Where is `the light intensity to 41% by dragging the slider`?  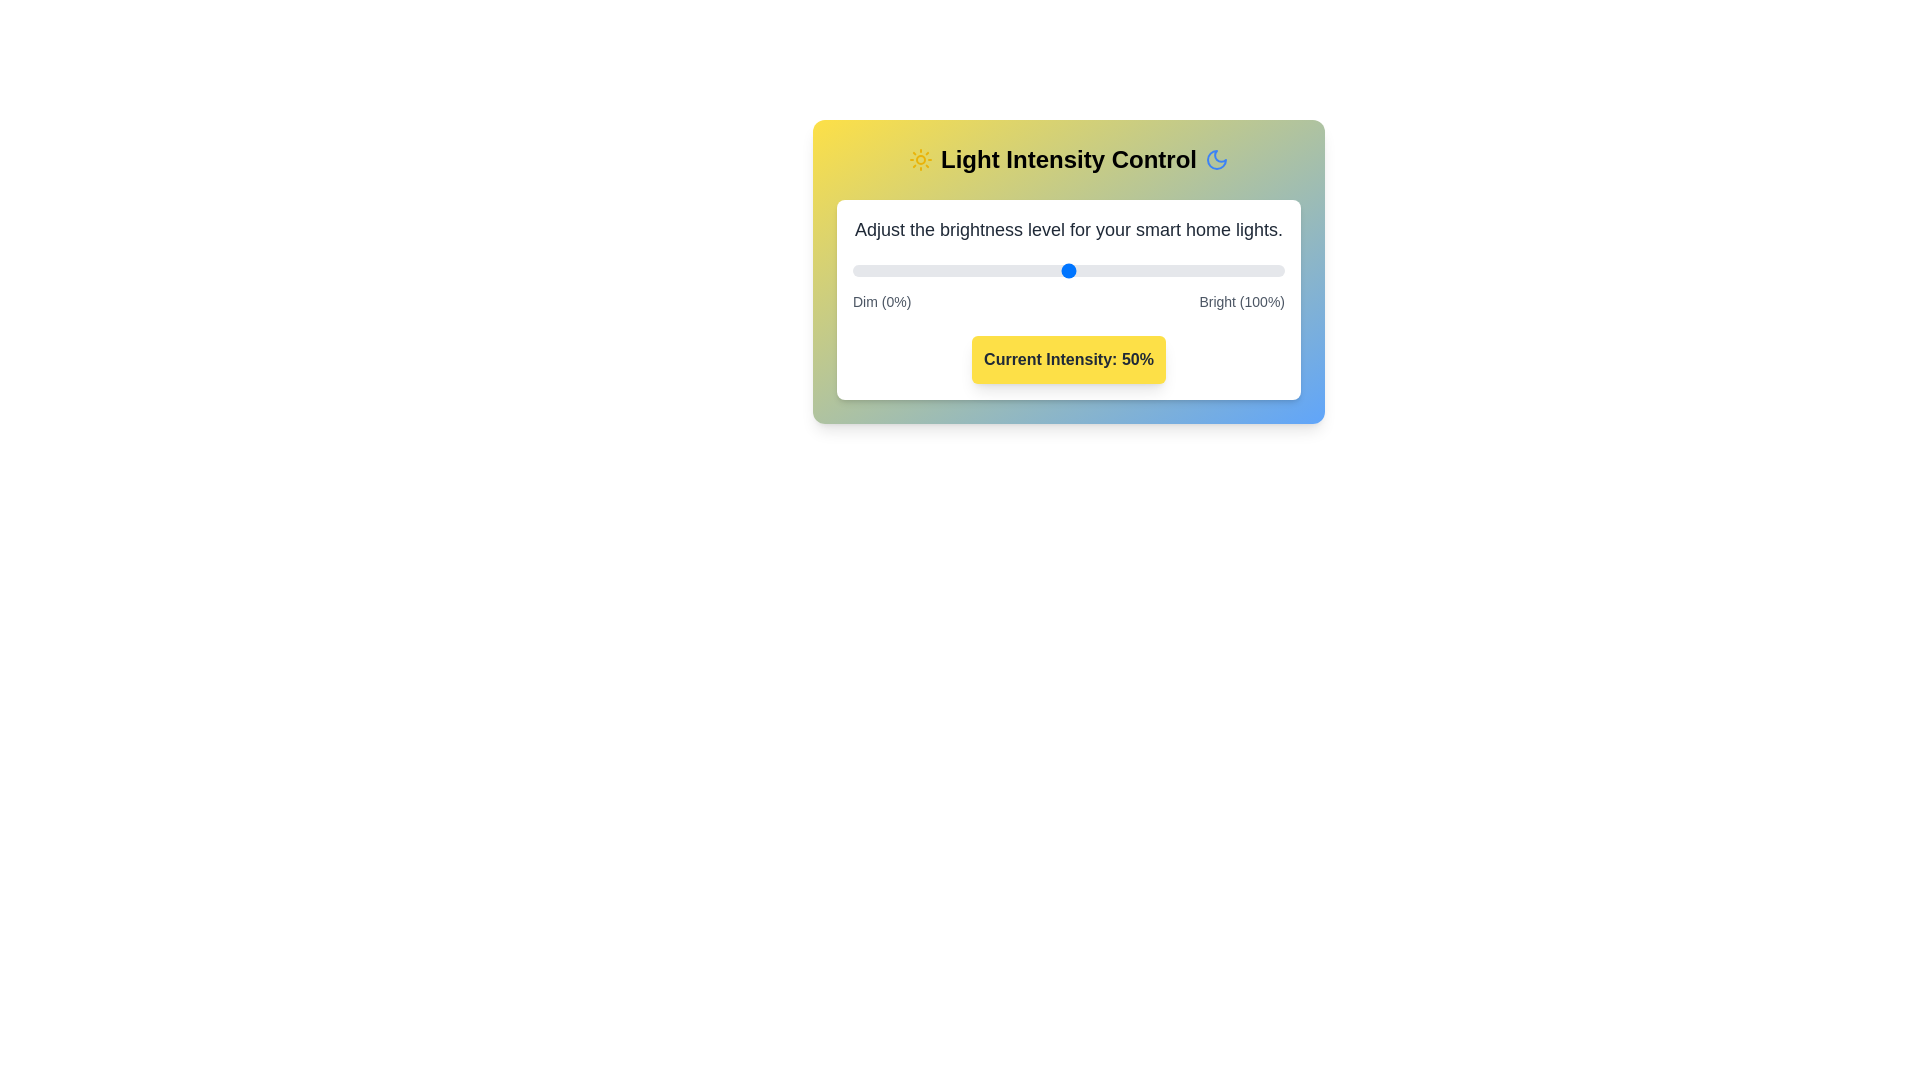
the light intensity to 41% by dragging the slider is located at coordinates (1030, 270).